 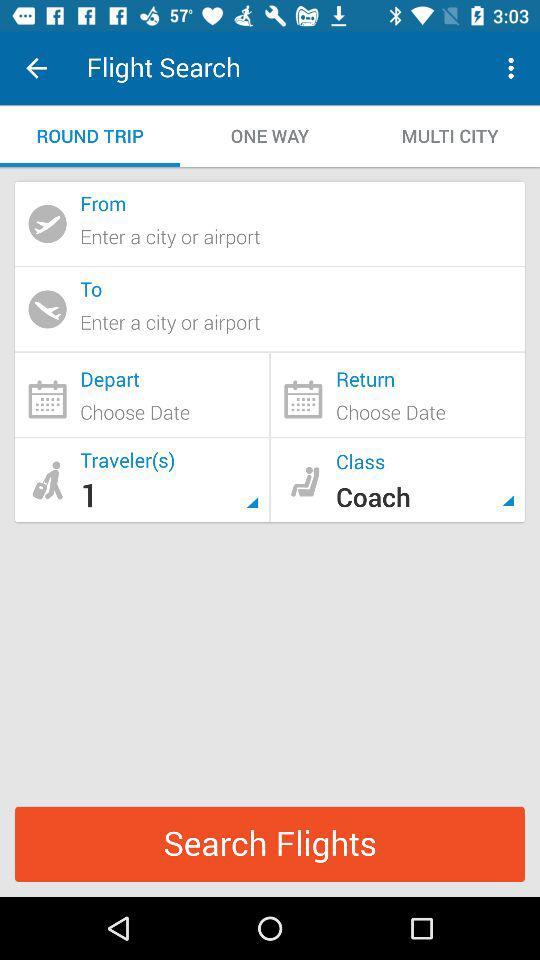 I want to click on the icon to the right of the one way icon, so click(x=513, y=68).